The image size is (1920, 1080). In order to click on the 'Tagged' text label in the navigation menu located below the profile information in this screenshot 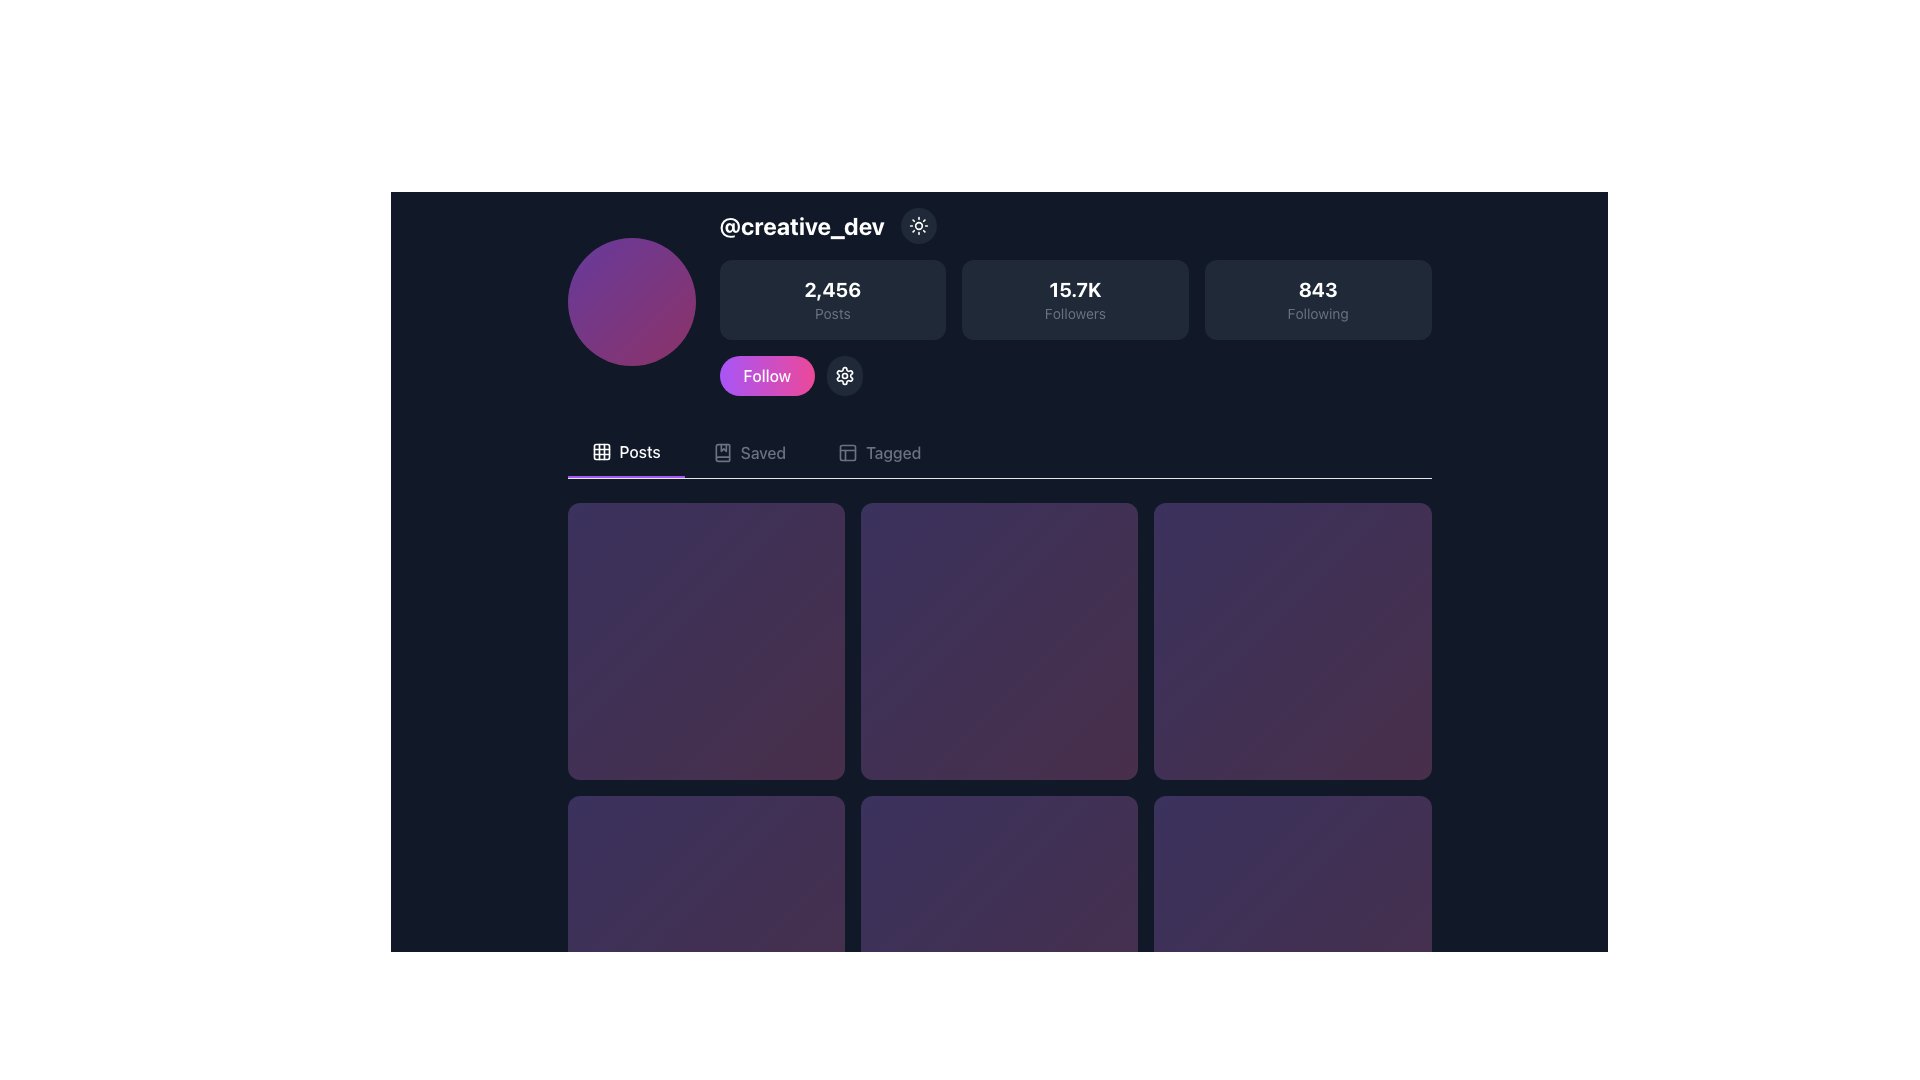, I will do `click(892, 452)`.